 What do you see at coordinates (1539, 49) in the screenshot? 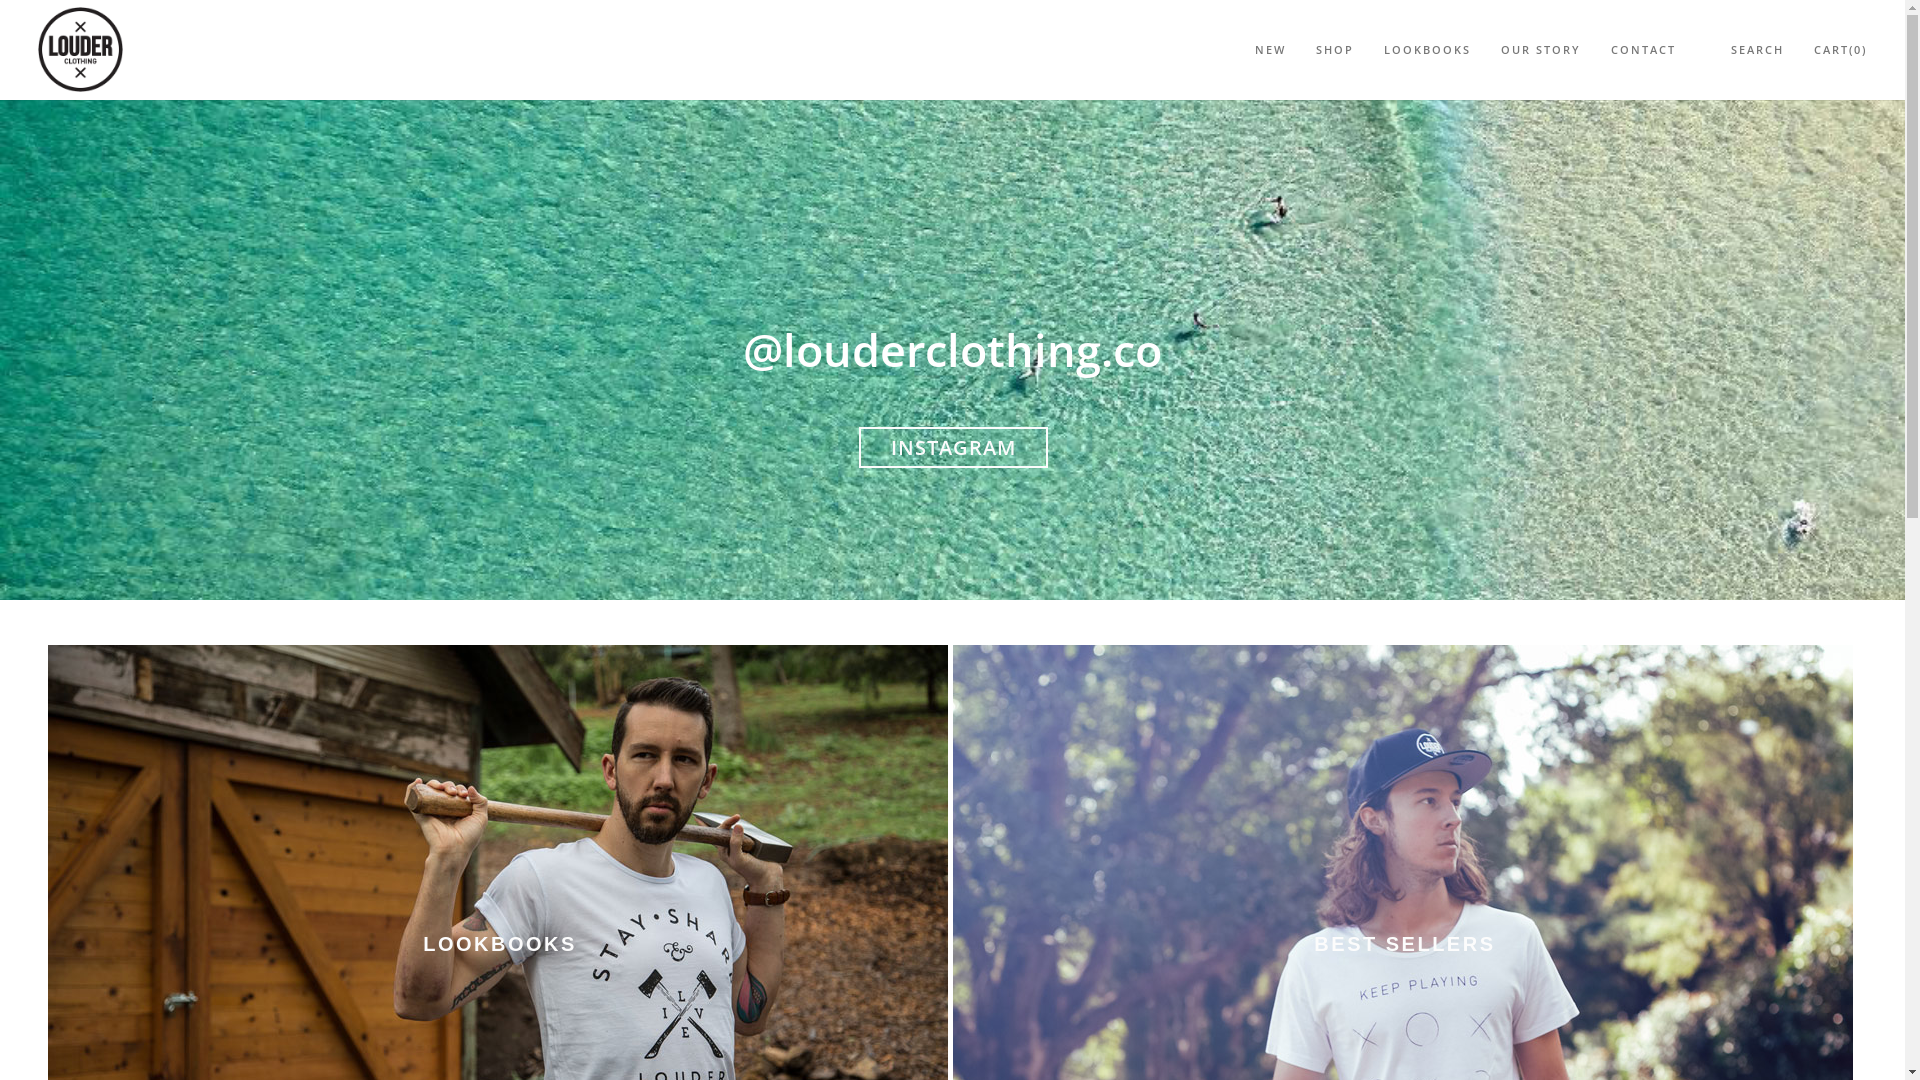
I see `'OUR STORY'` at bounding box center [1539, 49].